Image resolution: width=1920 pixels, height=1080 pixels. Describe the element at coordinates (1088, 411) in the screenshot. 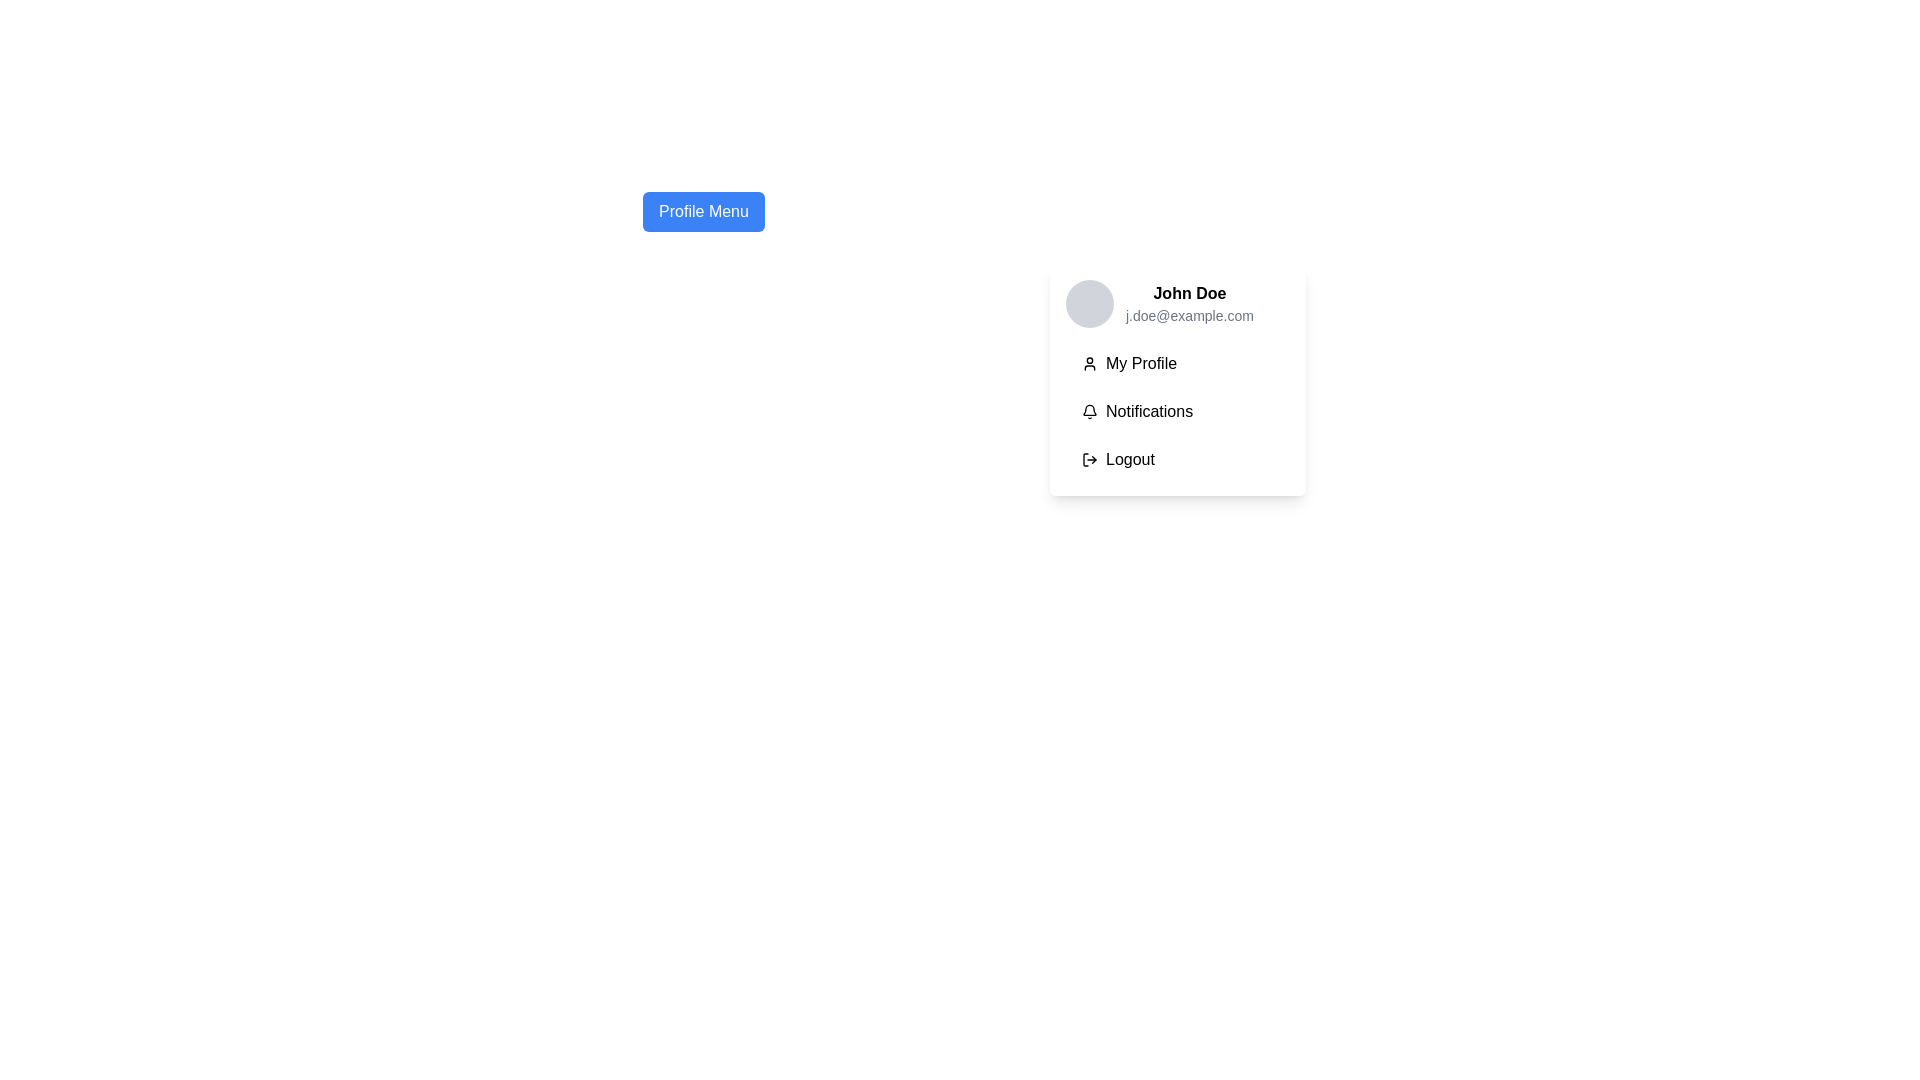

I see `the notifications icon in the dropdown menu` at that location.